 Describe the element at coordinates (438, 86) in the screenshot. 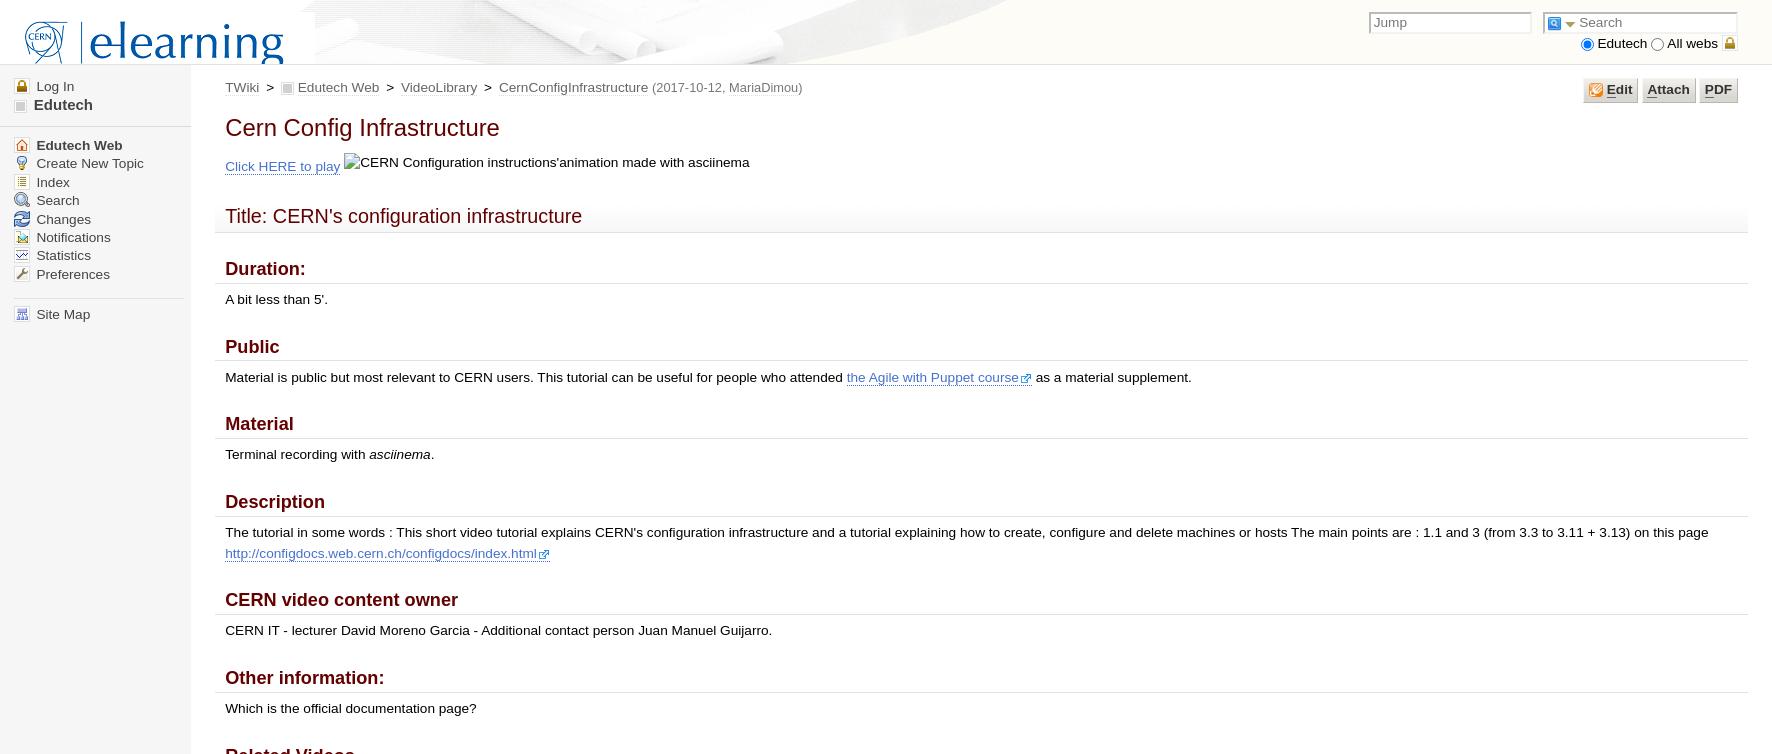

I see `'VideoLibrary'` at that location.